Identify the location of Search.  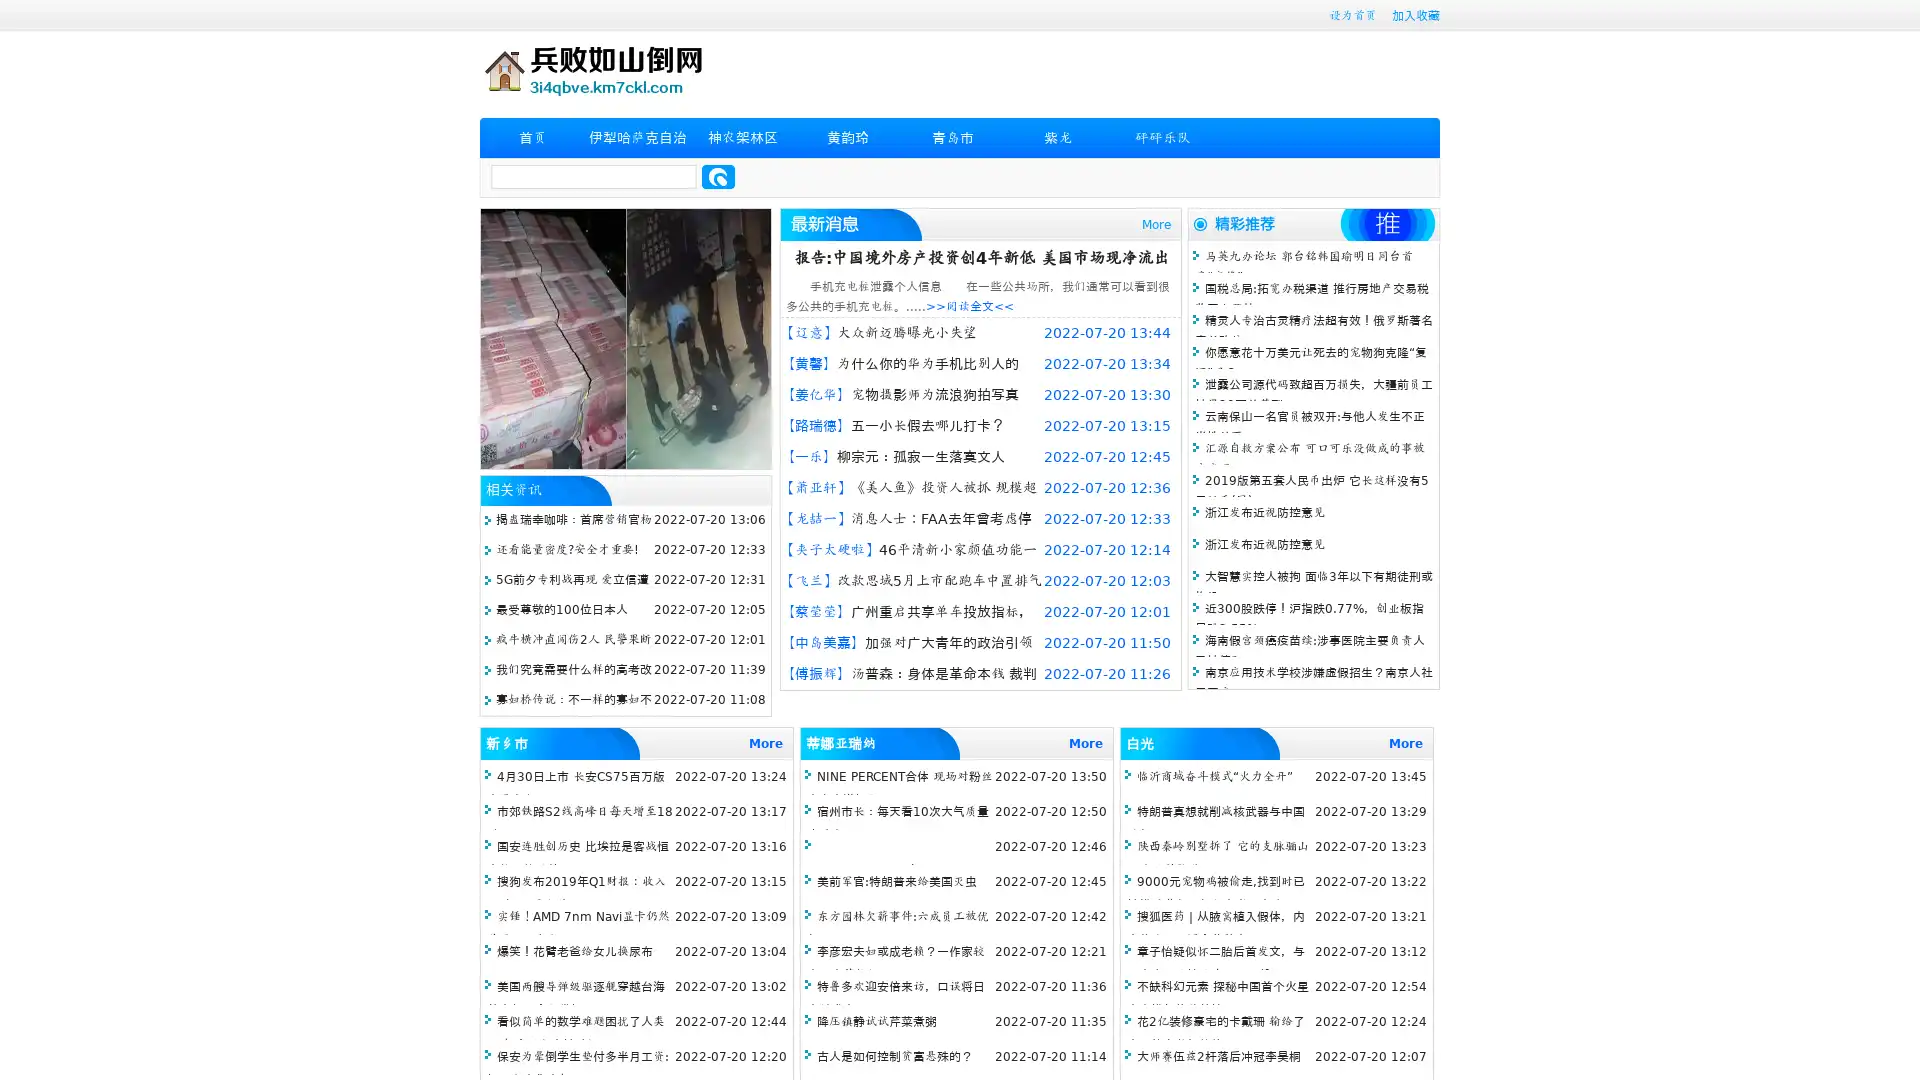
(718, 176).